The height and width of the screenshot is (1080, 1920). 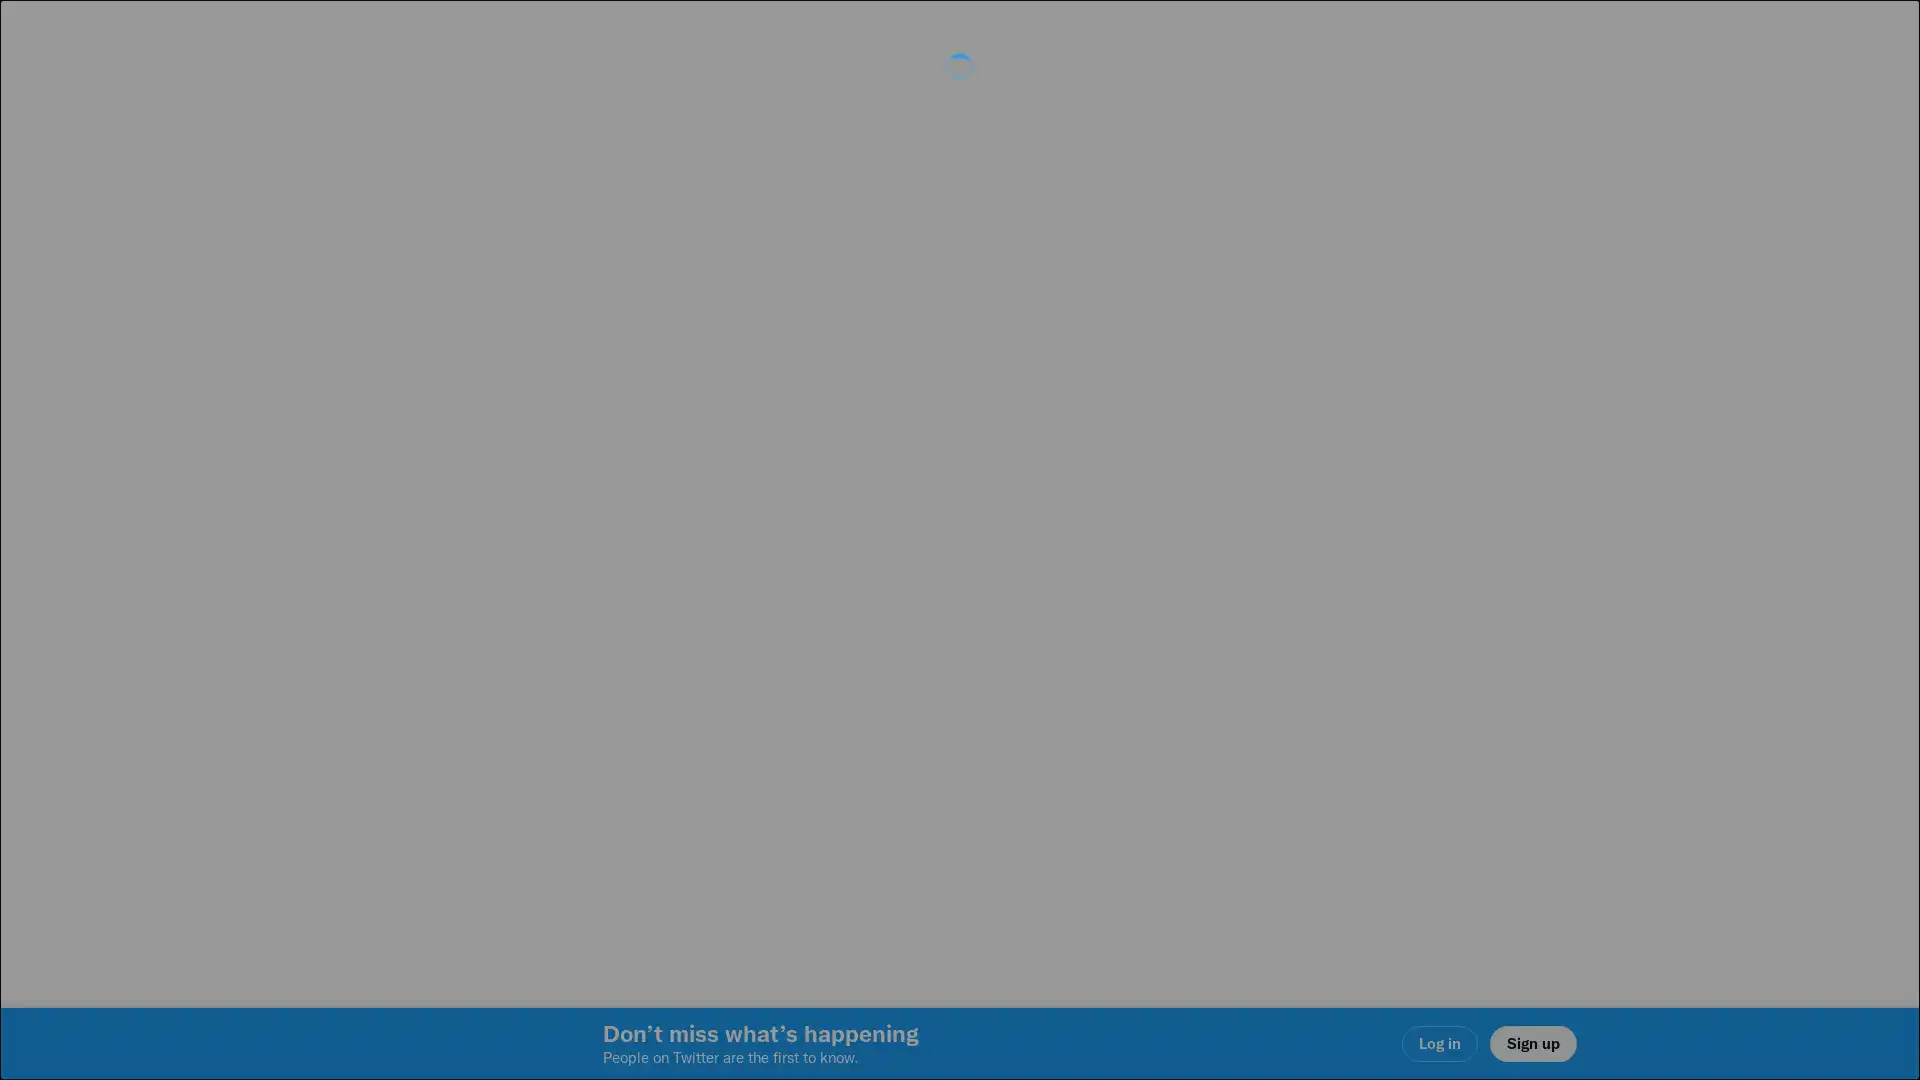 I want to click on Log in, so click(x=1200, y=681).